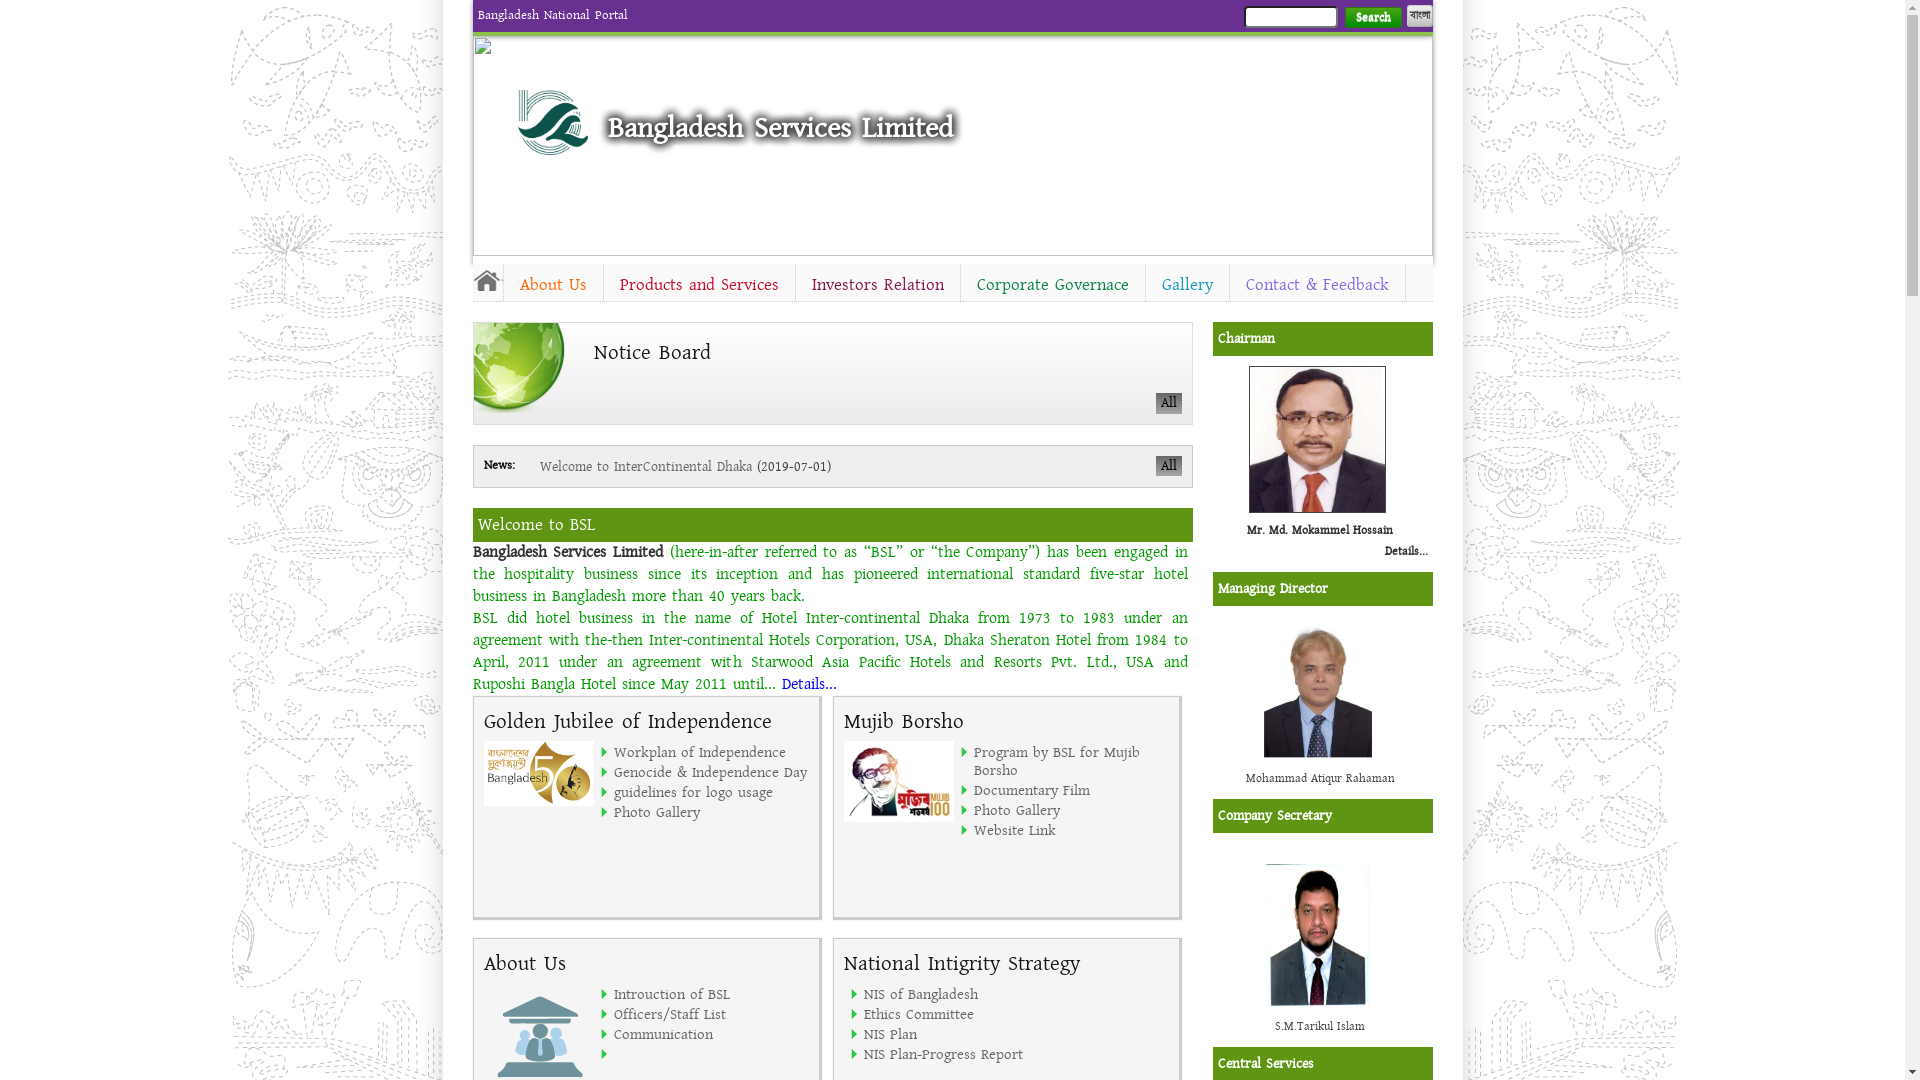 The width and height of the screenshot is (1920, 1080). What do you see at coordinates (613, 790) in the screenshot?
I see `'guidelines for logo usage'` at bounding box center [613, 790].